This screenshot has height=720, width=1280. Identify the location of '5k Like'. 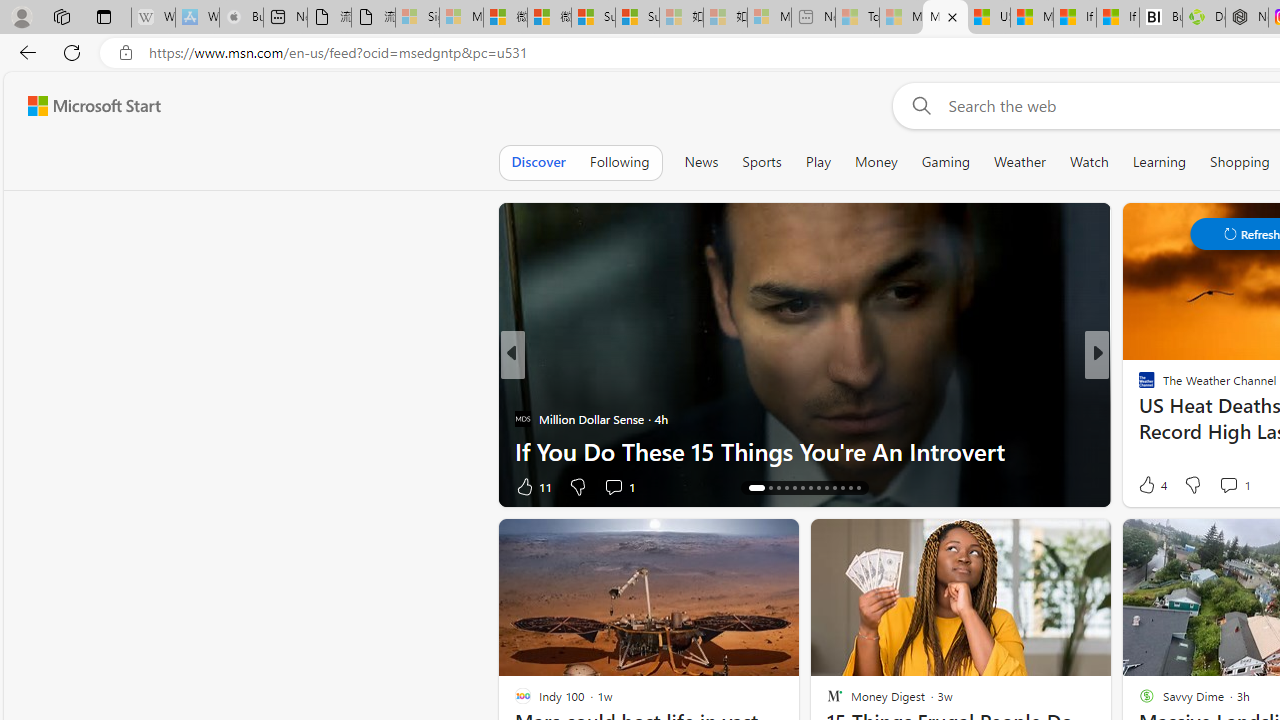
(1148, 486).